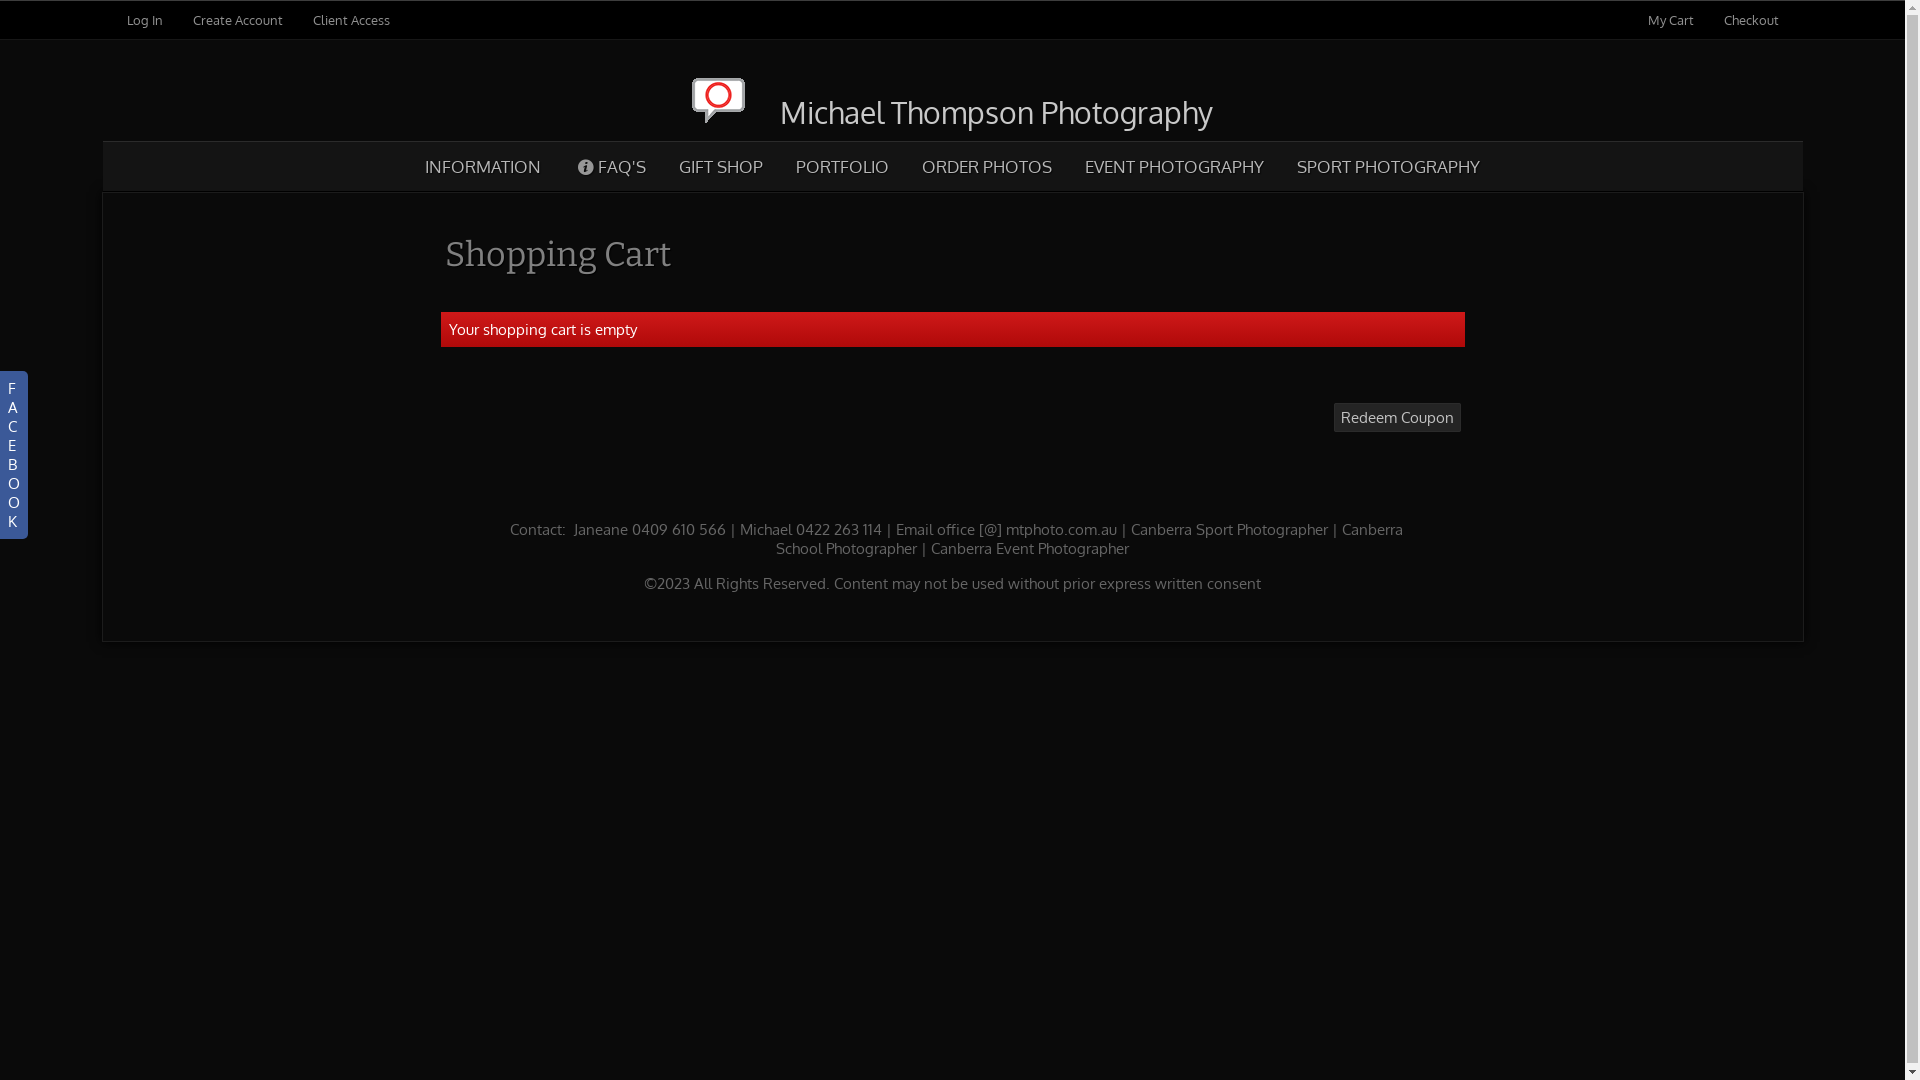 Image resolution: width=1920 pixels, height=1080 pixels. I want to click on 'Create Account', so click(236, 19).